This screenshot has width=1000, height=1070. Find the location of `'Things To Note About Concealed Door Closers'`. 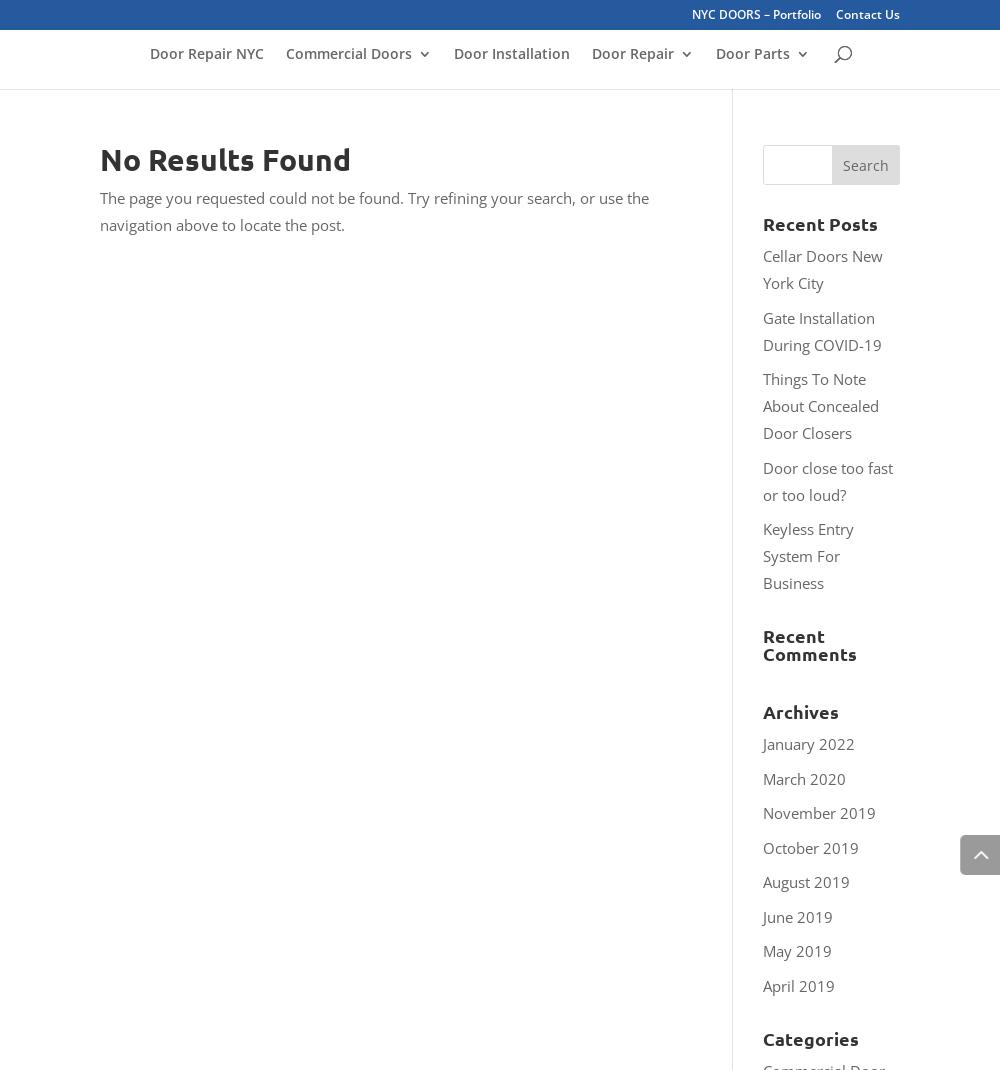

'Things To Note About Concealed Door Closers' is located at coordinates (763, 404).